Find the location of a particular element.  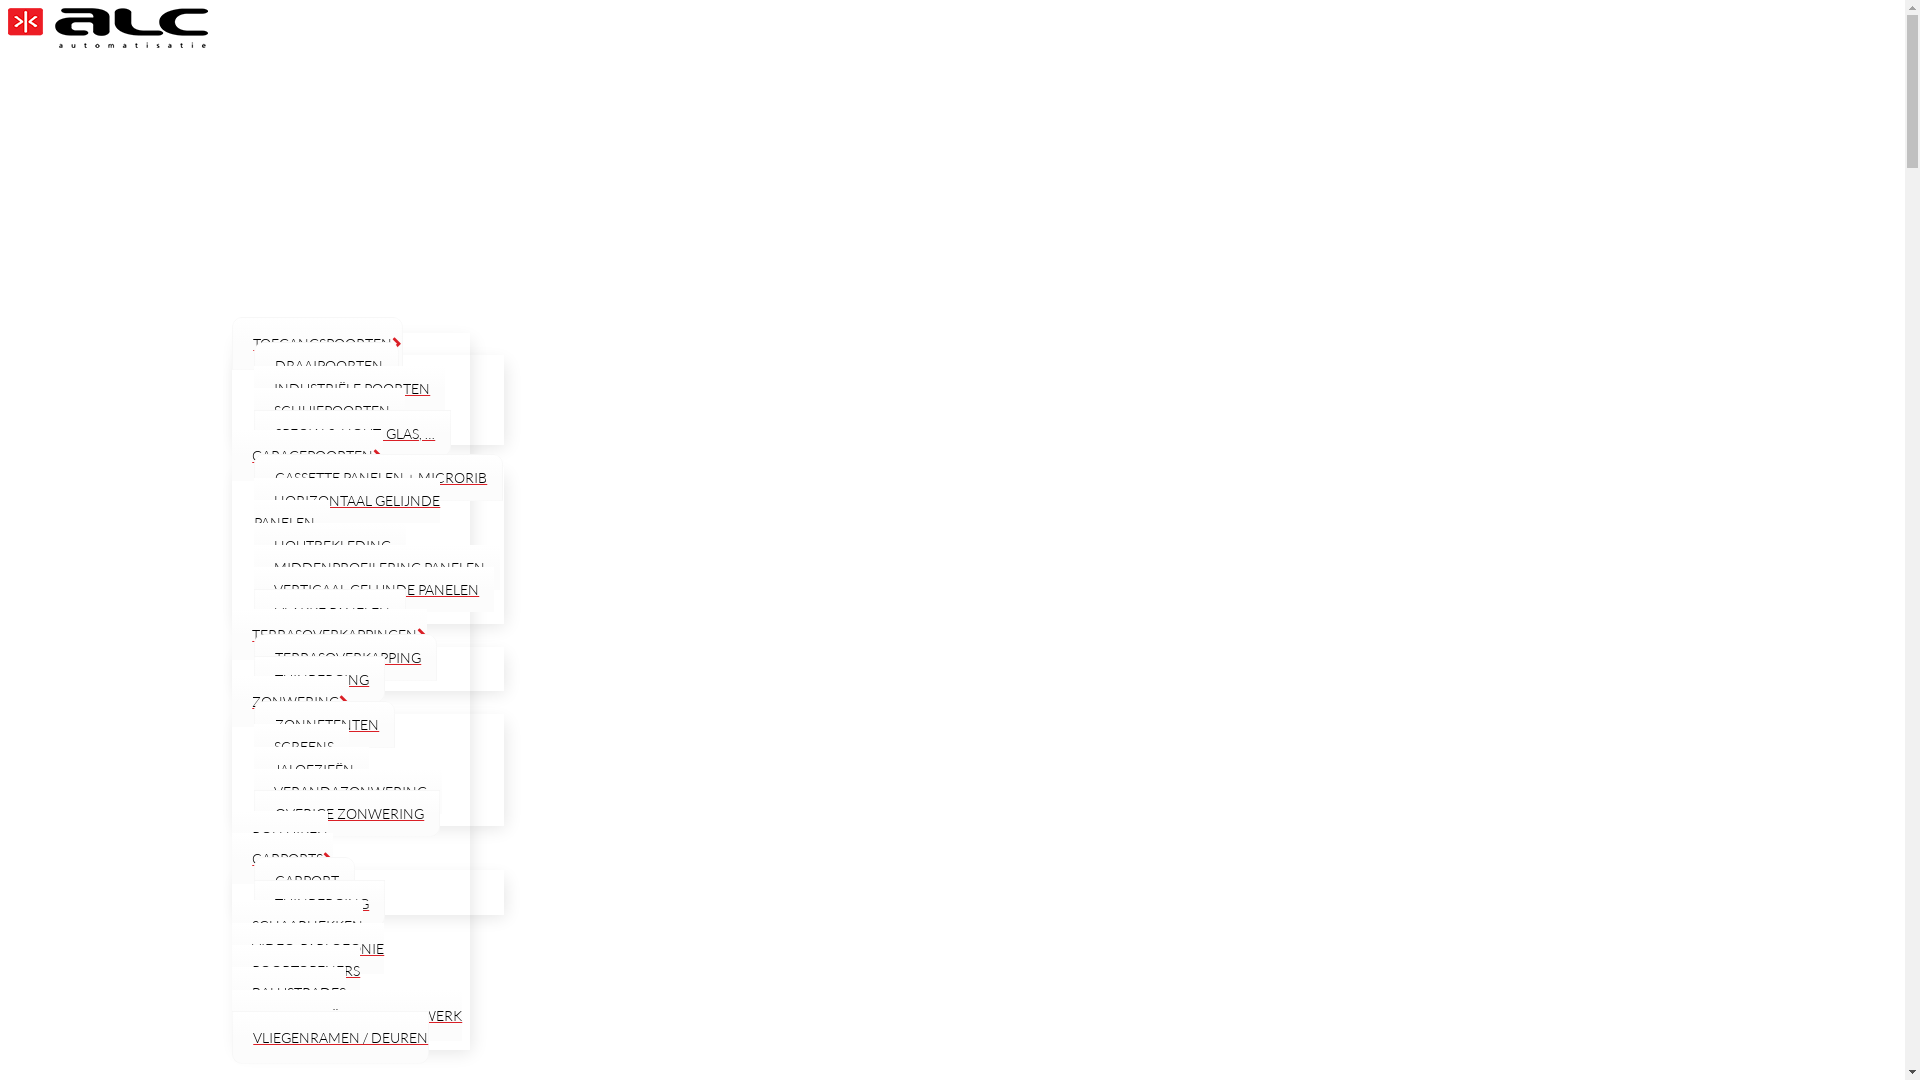

'VERTICAAL GELIJNDE PANELEN' is located at coordinates (374, 588).